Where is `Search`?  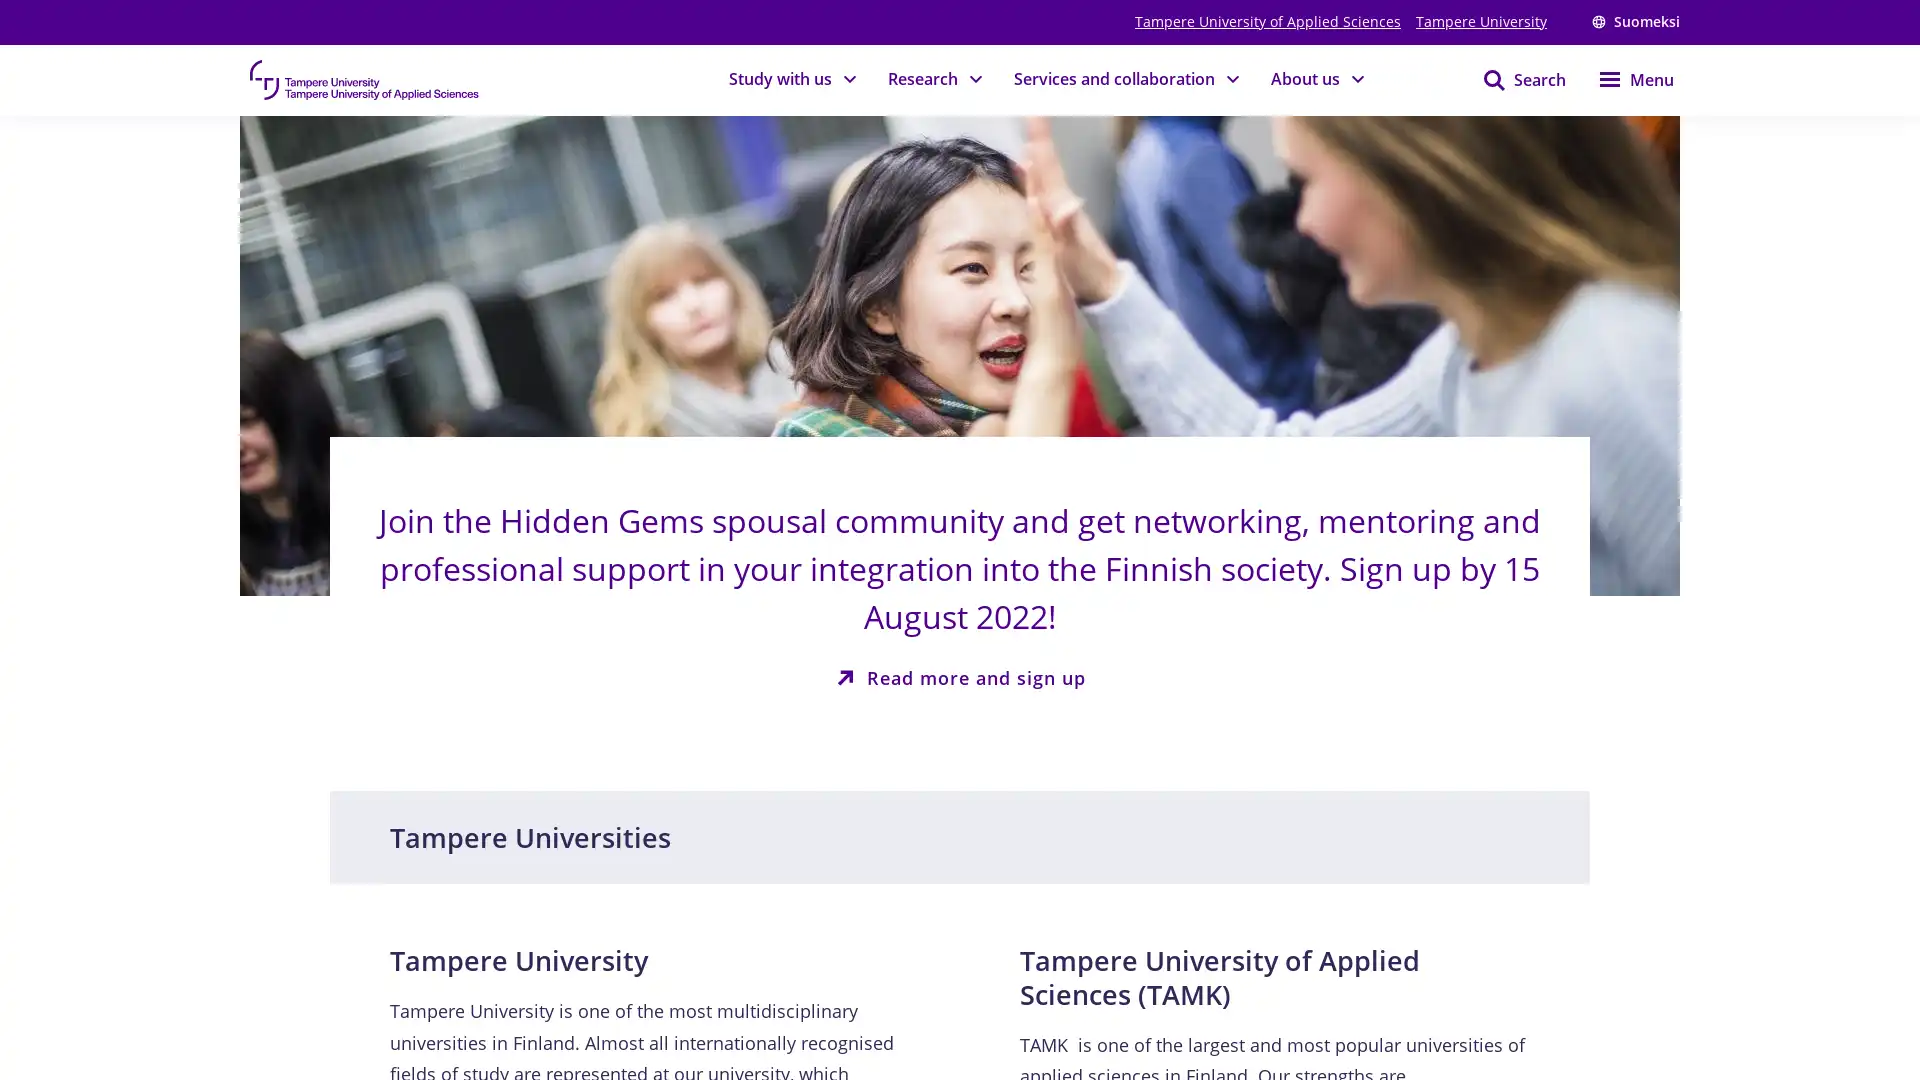
Search is located at coordinates (1522, 79).